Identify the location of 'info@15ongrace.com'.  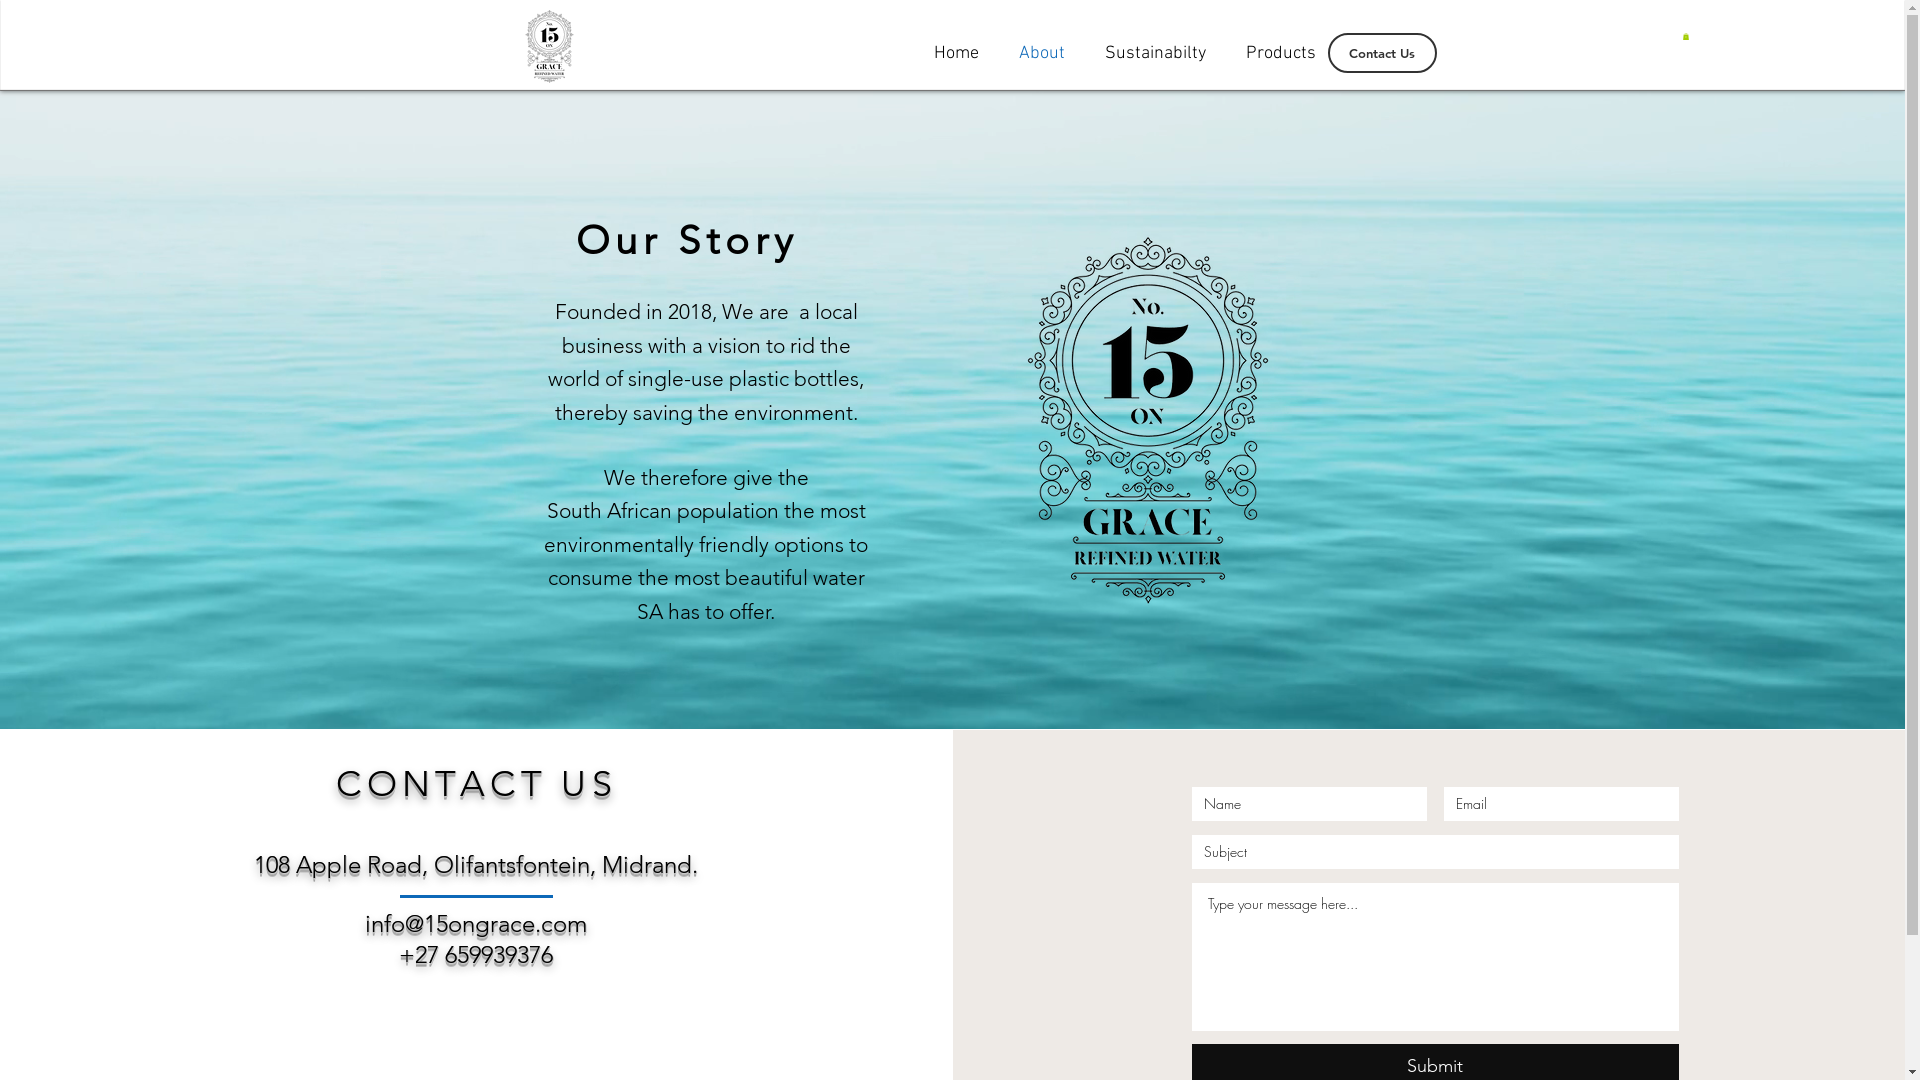
(474, 923).